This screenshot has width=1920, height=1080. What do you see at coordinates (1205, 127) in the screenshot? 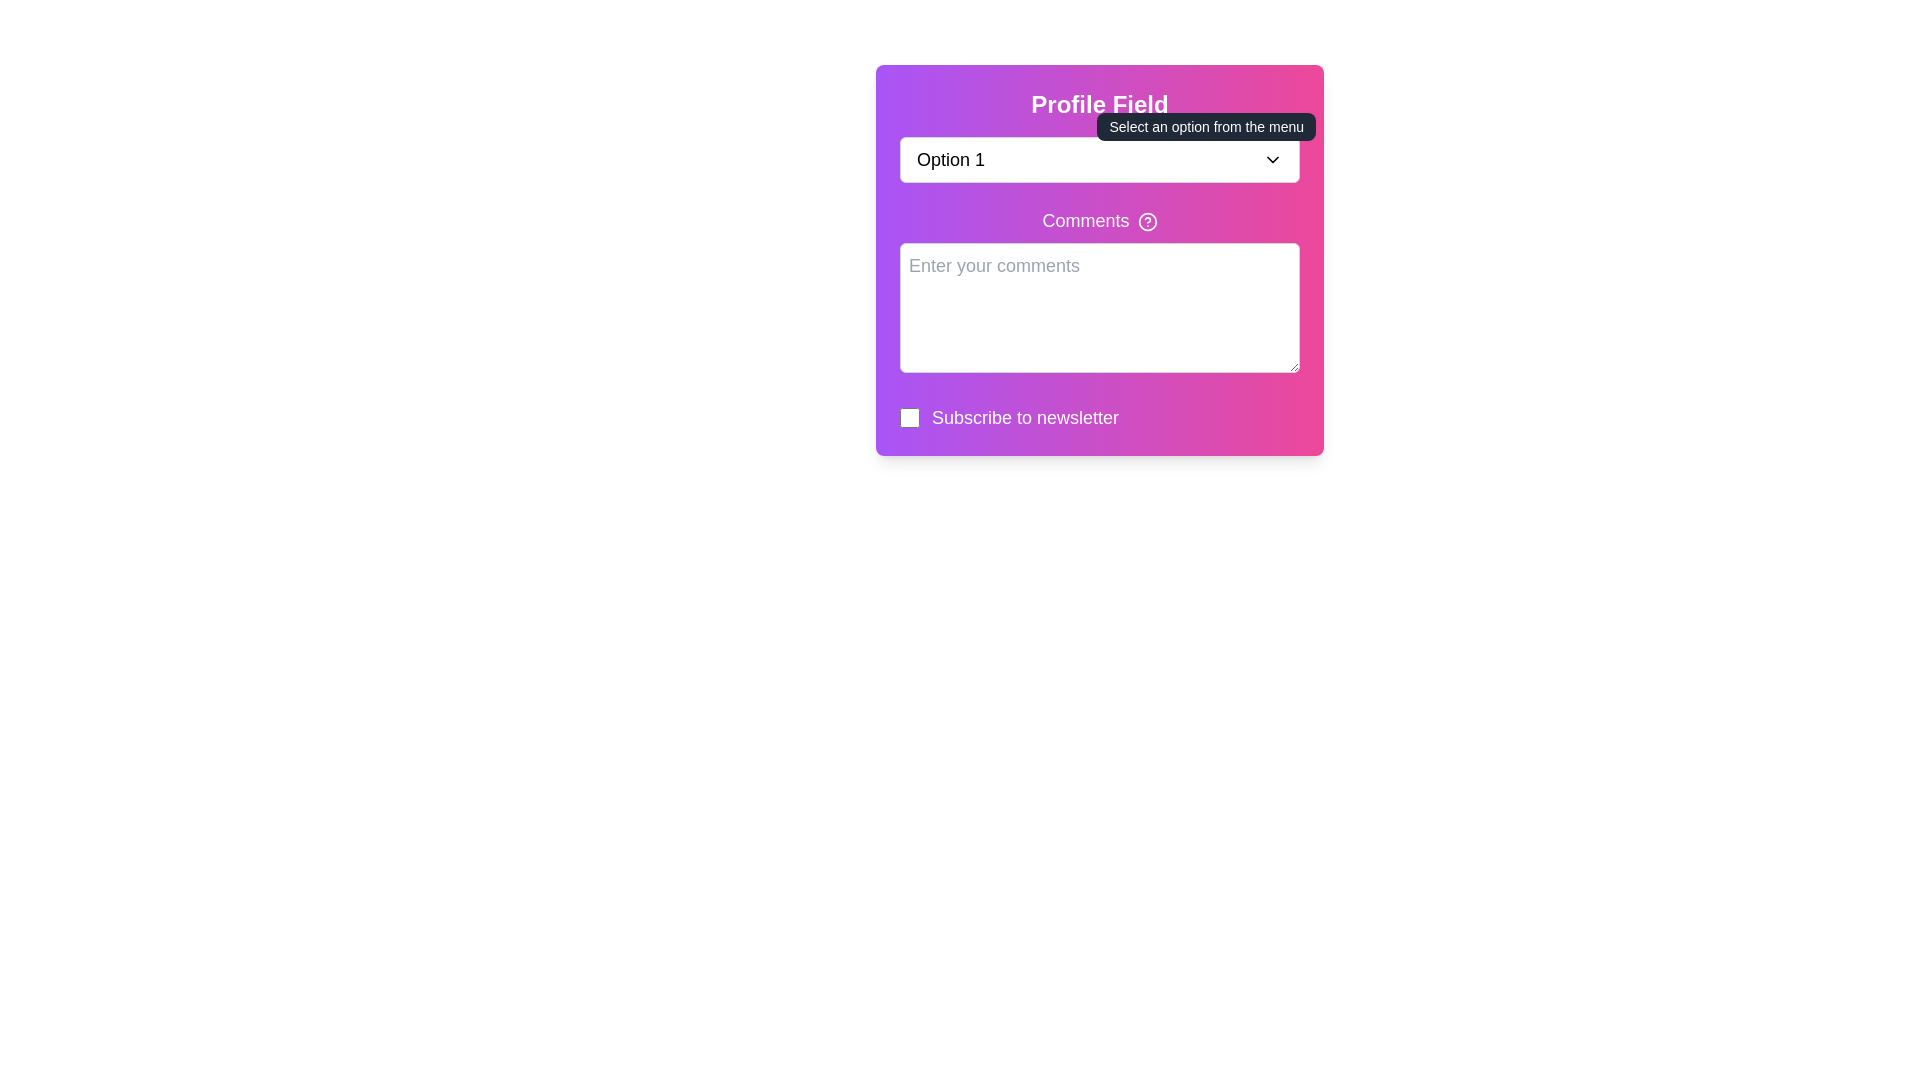
I see `the tooltip with a dark gray background and white text that reads 'Select an option from the menu', located above and slightly to the right of the option dropdown field` at bounding box center [1205, 127].